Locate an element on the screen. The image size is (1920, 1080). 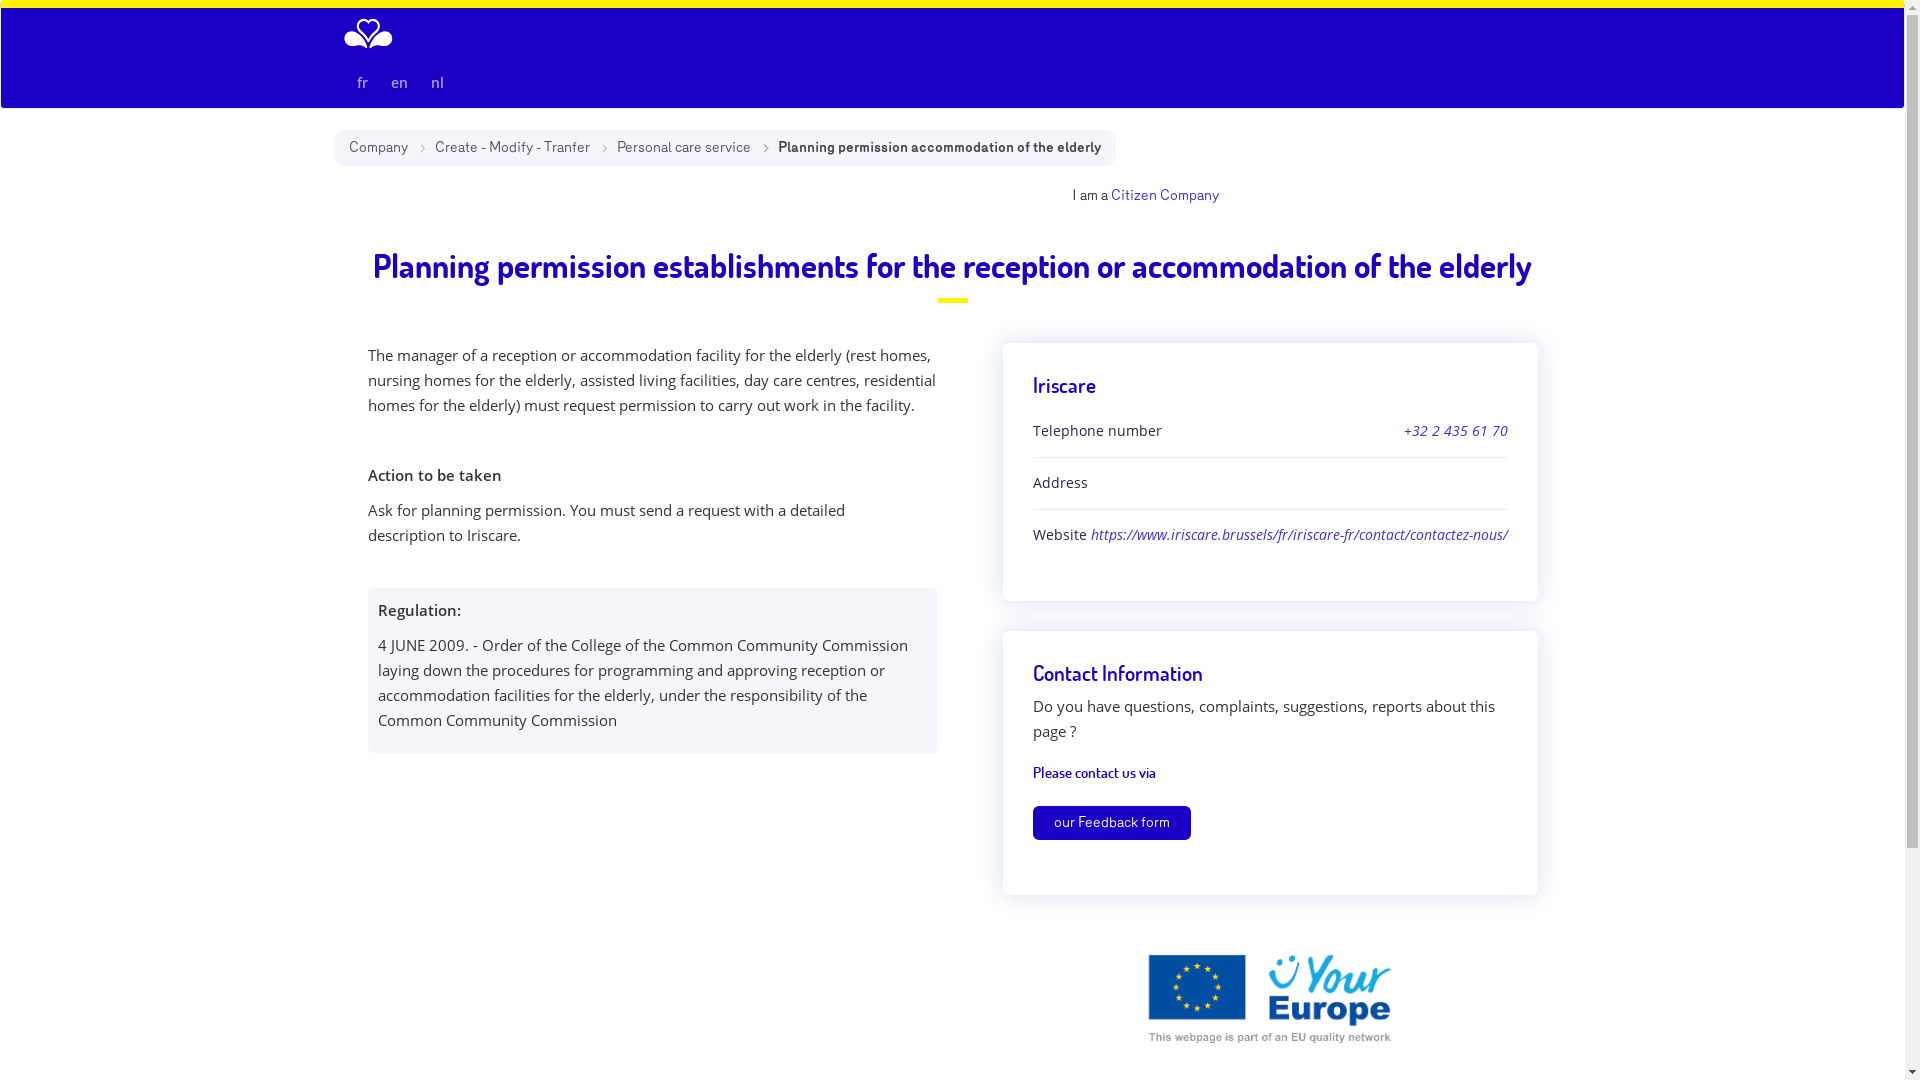
'Company' is located at coordinates (347, 146).